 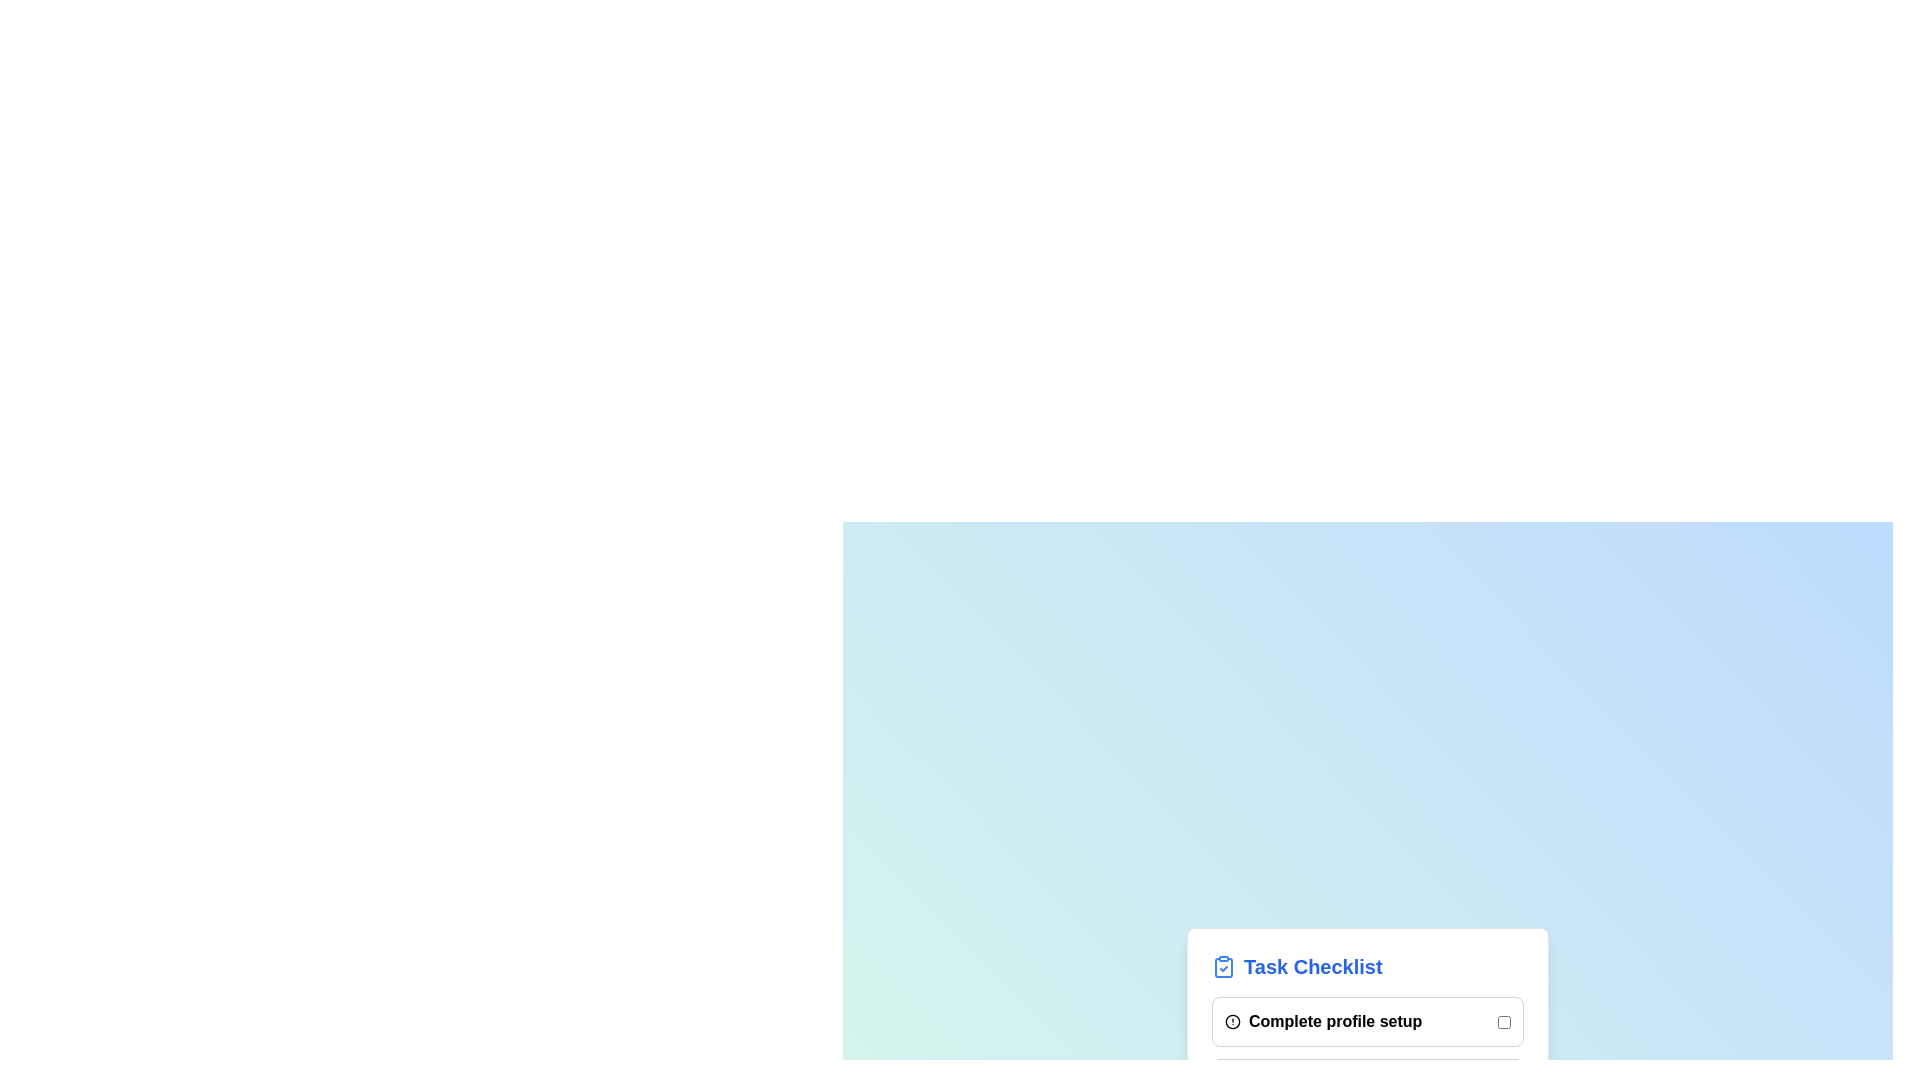 What do you see at coordinates (1367, 1022) in the screenshot?
I see `the first Task item in the checklist, which contains an alert icon and a checkbox, labeled 'Complete profile setup'` at bounding box center [1367, 1022].